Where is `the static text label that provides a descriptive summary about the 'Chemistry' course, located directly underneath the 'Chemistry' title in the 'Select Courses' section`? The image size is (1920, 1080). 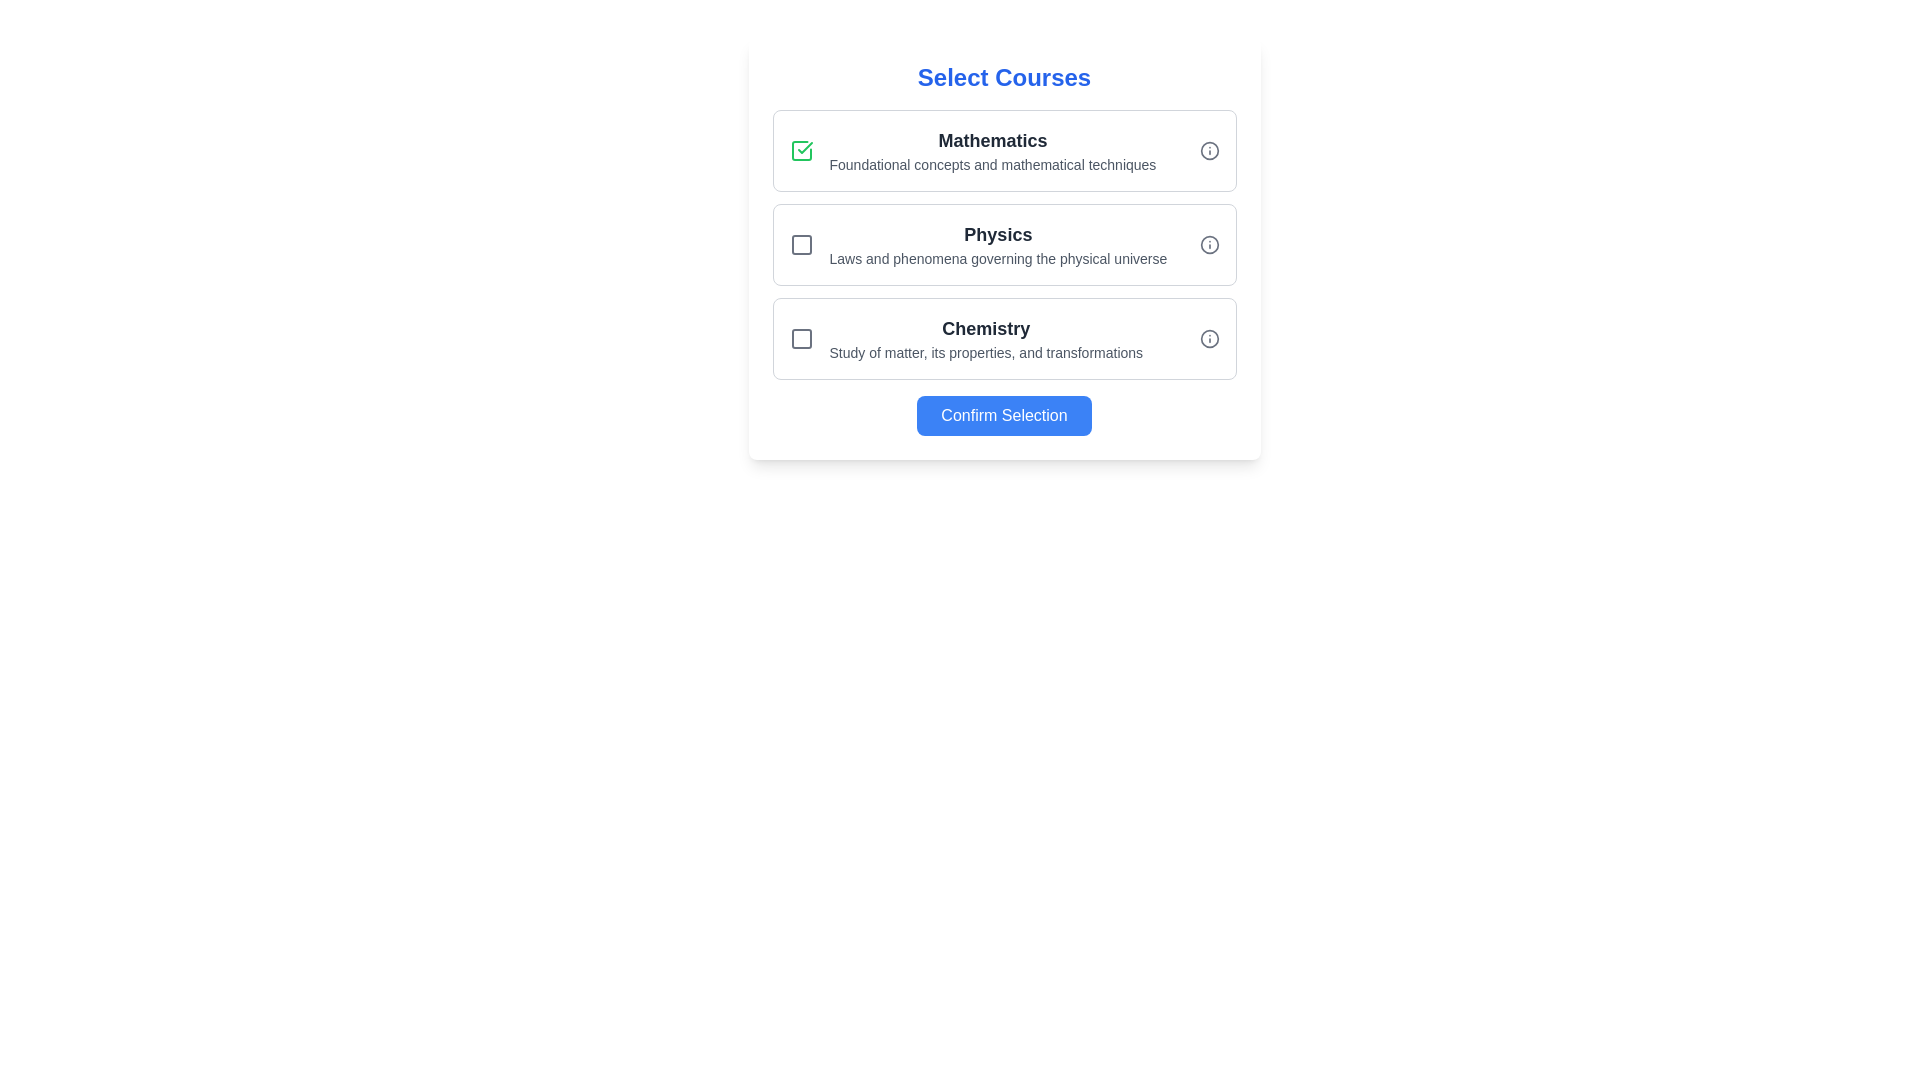 the static text label that provides a descriptive summary about the 'Chemistry' course, located directly underneath the 'Chemistry' title in the 'Select Courses' section is located at coordinates (986, 352).